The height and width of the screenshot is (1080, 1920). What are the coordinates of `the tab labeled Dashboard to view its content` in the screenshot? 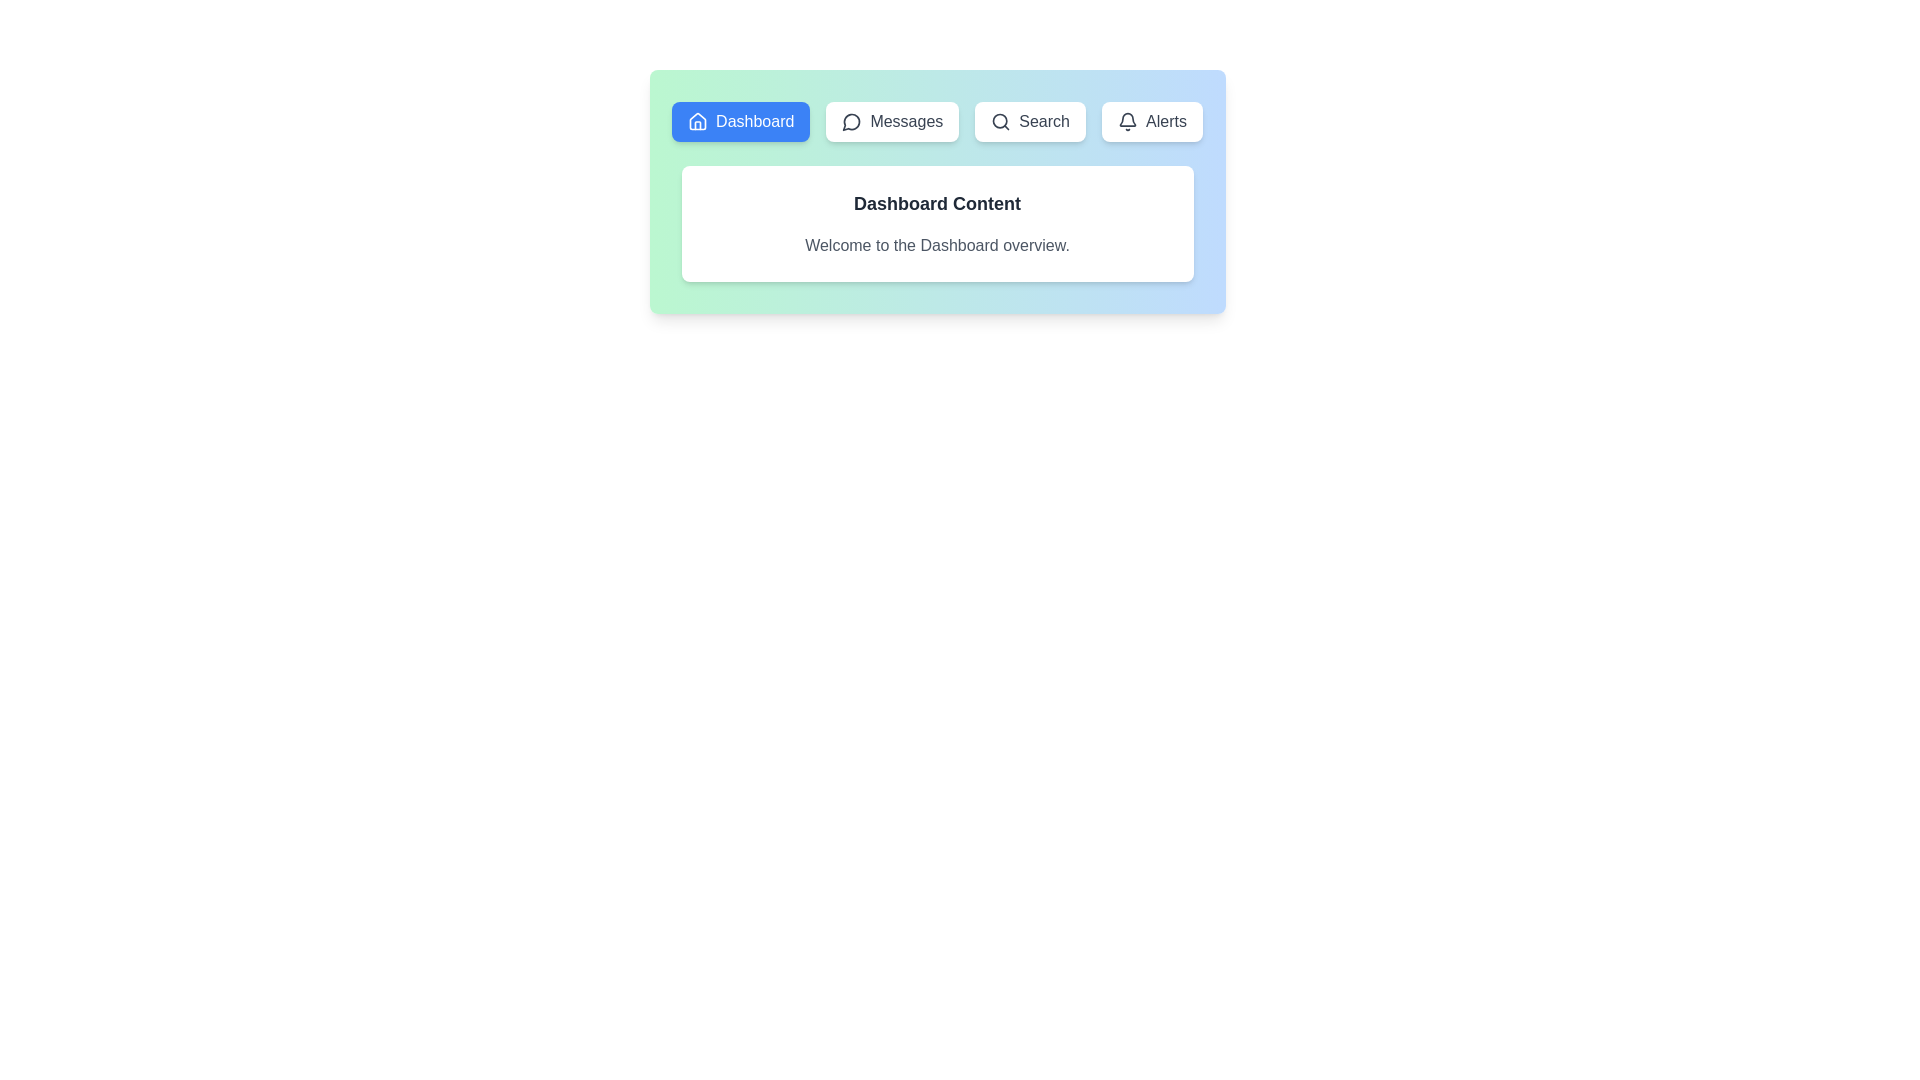 It's located at (740, 122).